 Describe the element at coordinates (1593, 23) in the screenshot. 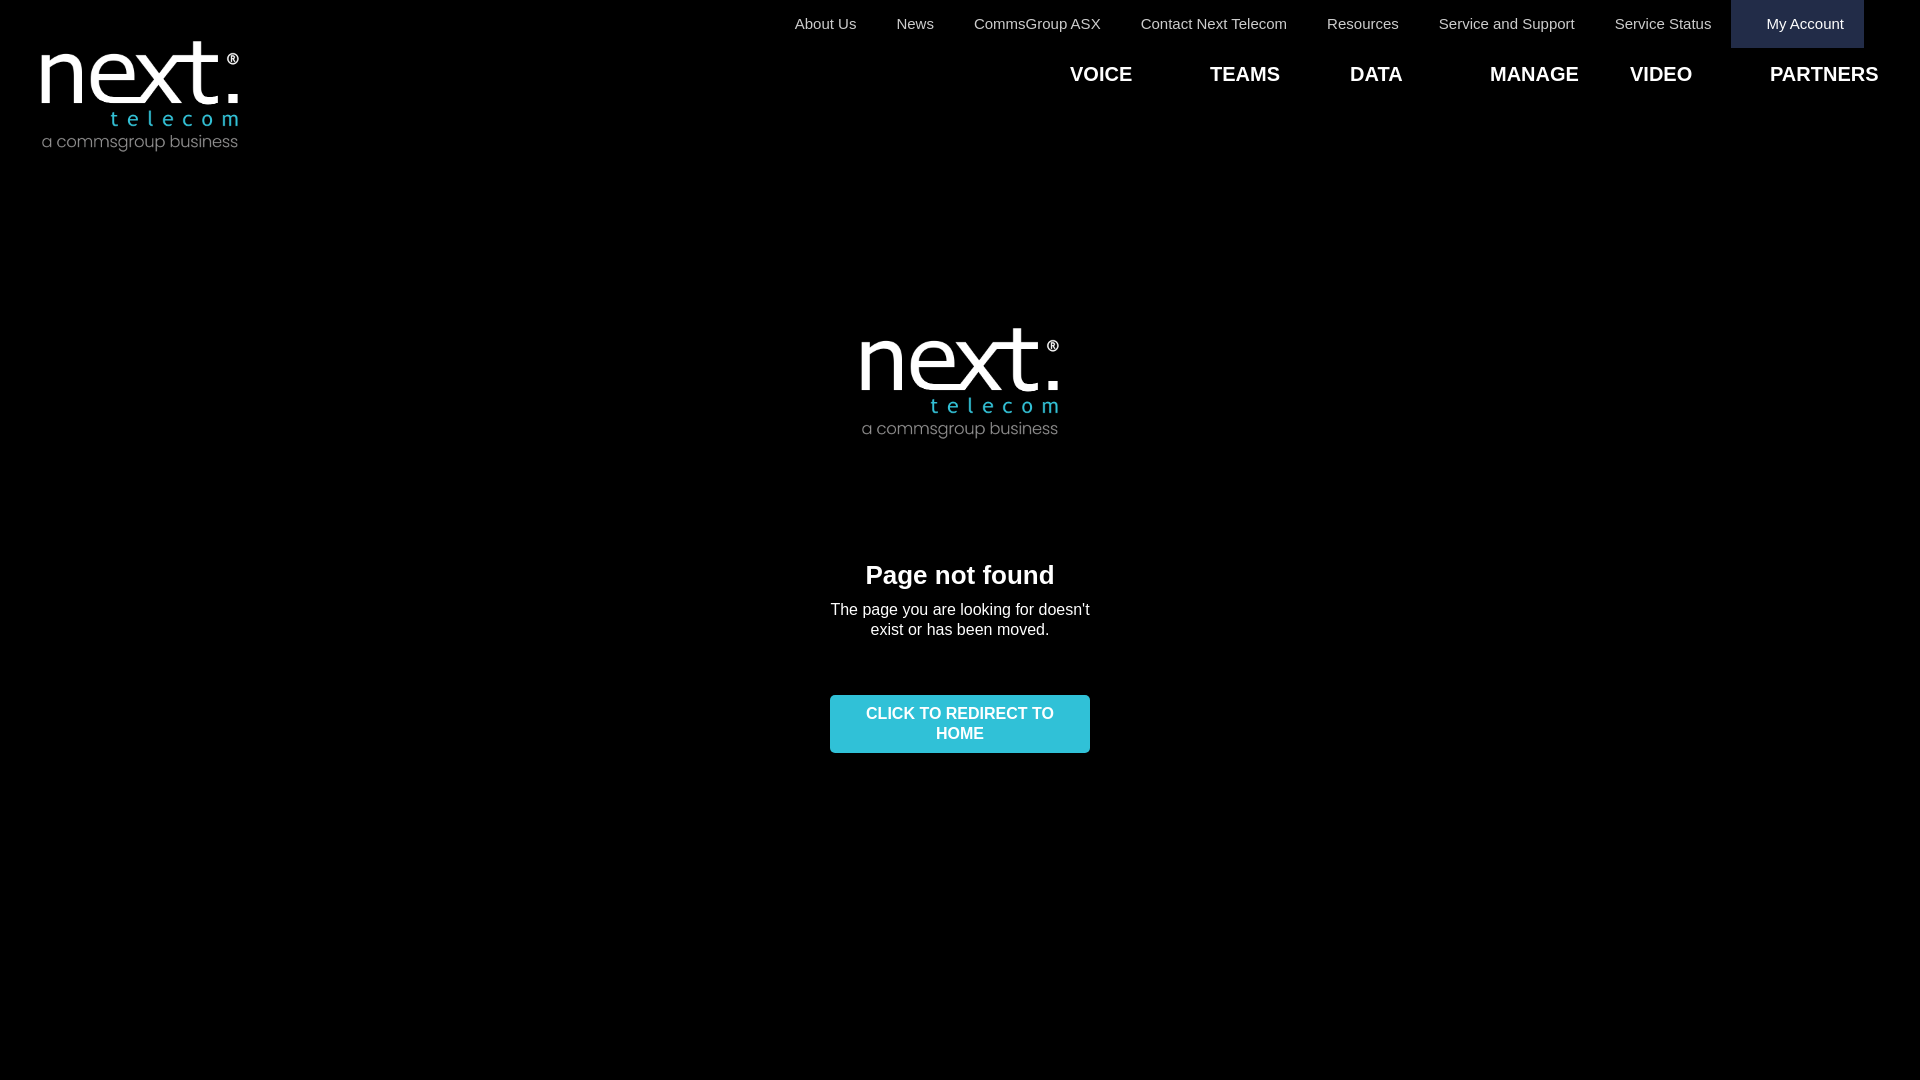

I see `'Service Status'` at that location.